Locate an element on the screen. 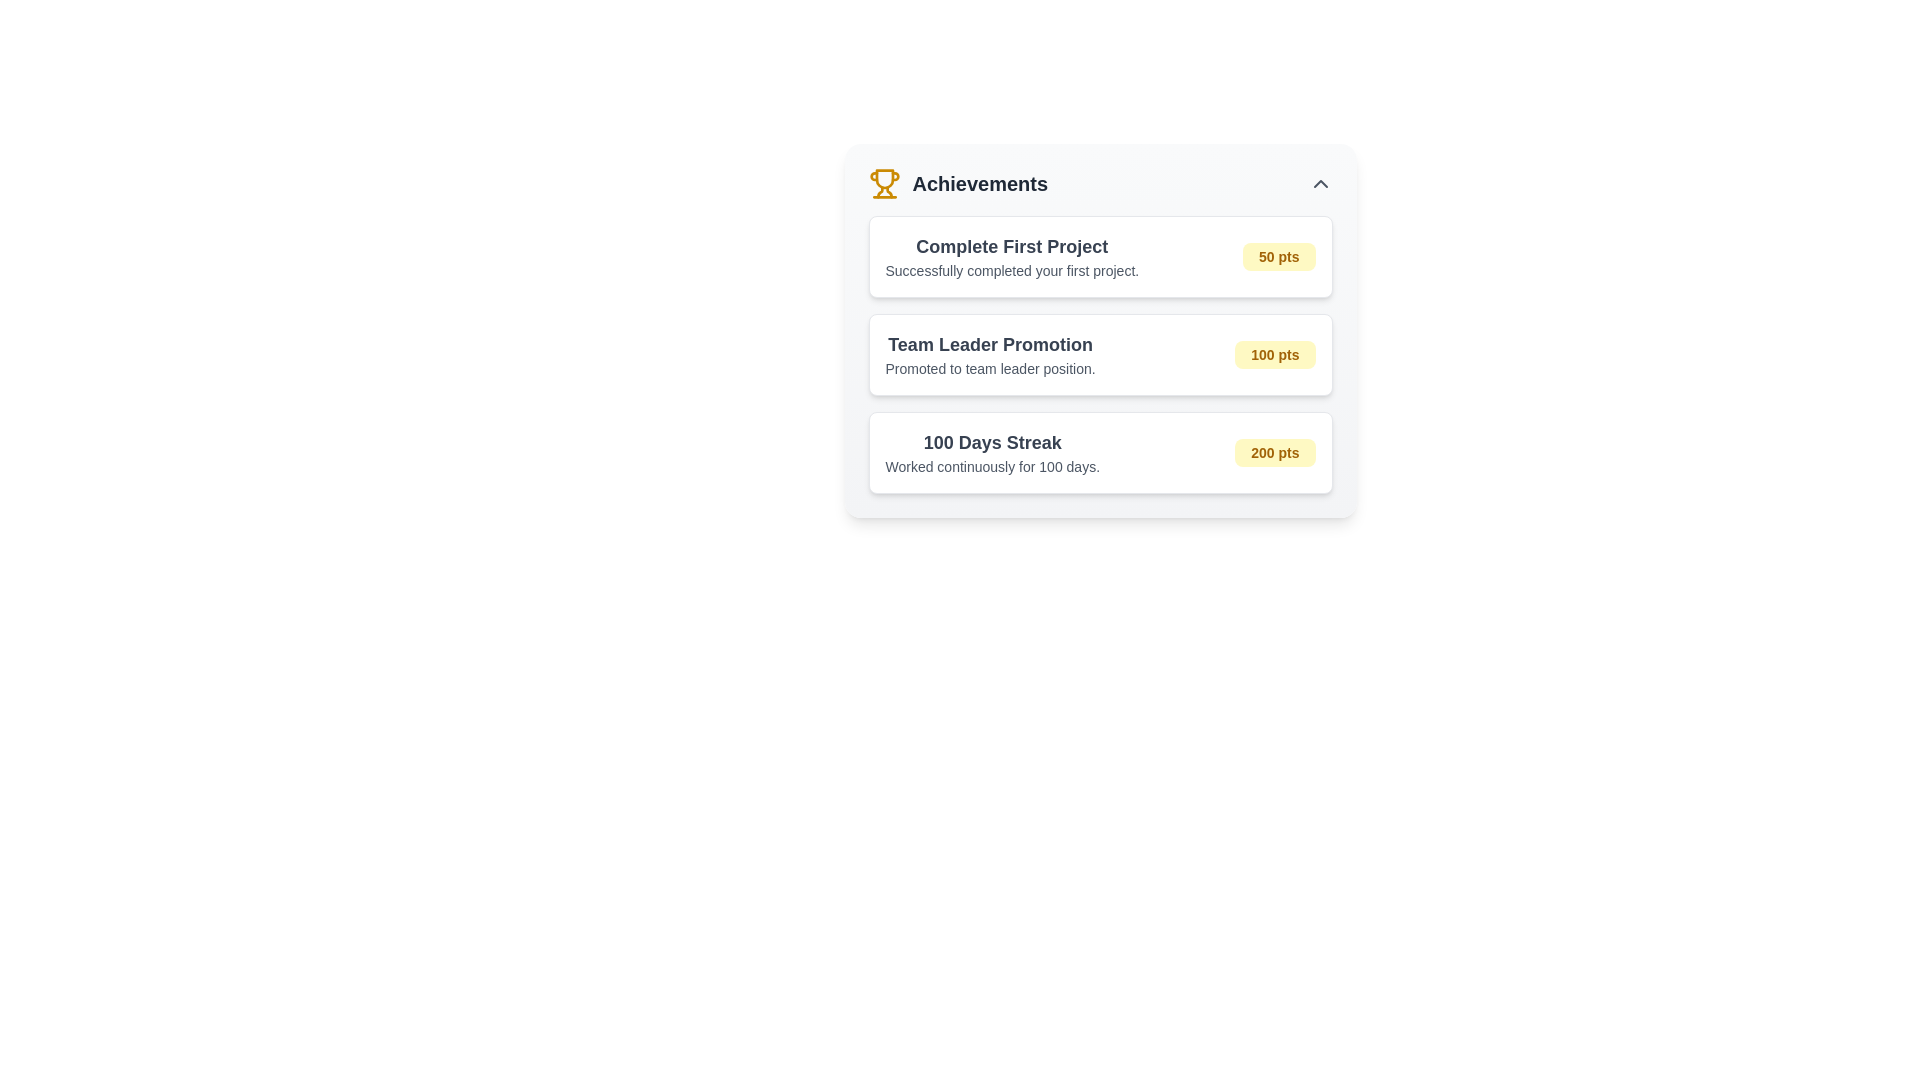  the Badge element representing the reward indicator for the 'Complete First Project' achievement, located to the far right of the section is located at coordinates (1278, 256).